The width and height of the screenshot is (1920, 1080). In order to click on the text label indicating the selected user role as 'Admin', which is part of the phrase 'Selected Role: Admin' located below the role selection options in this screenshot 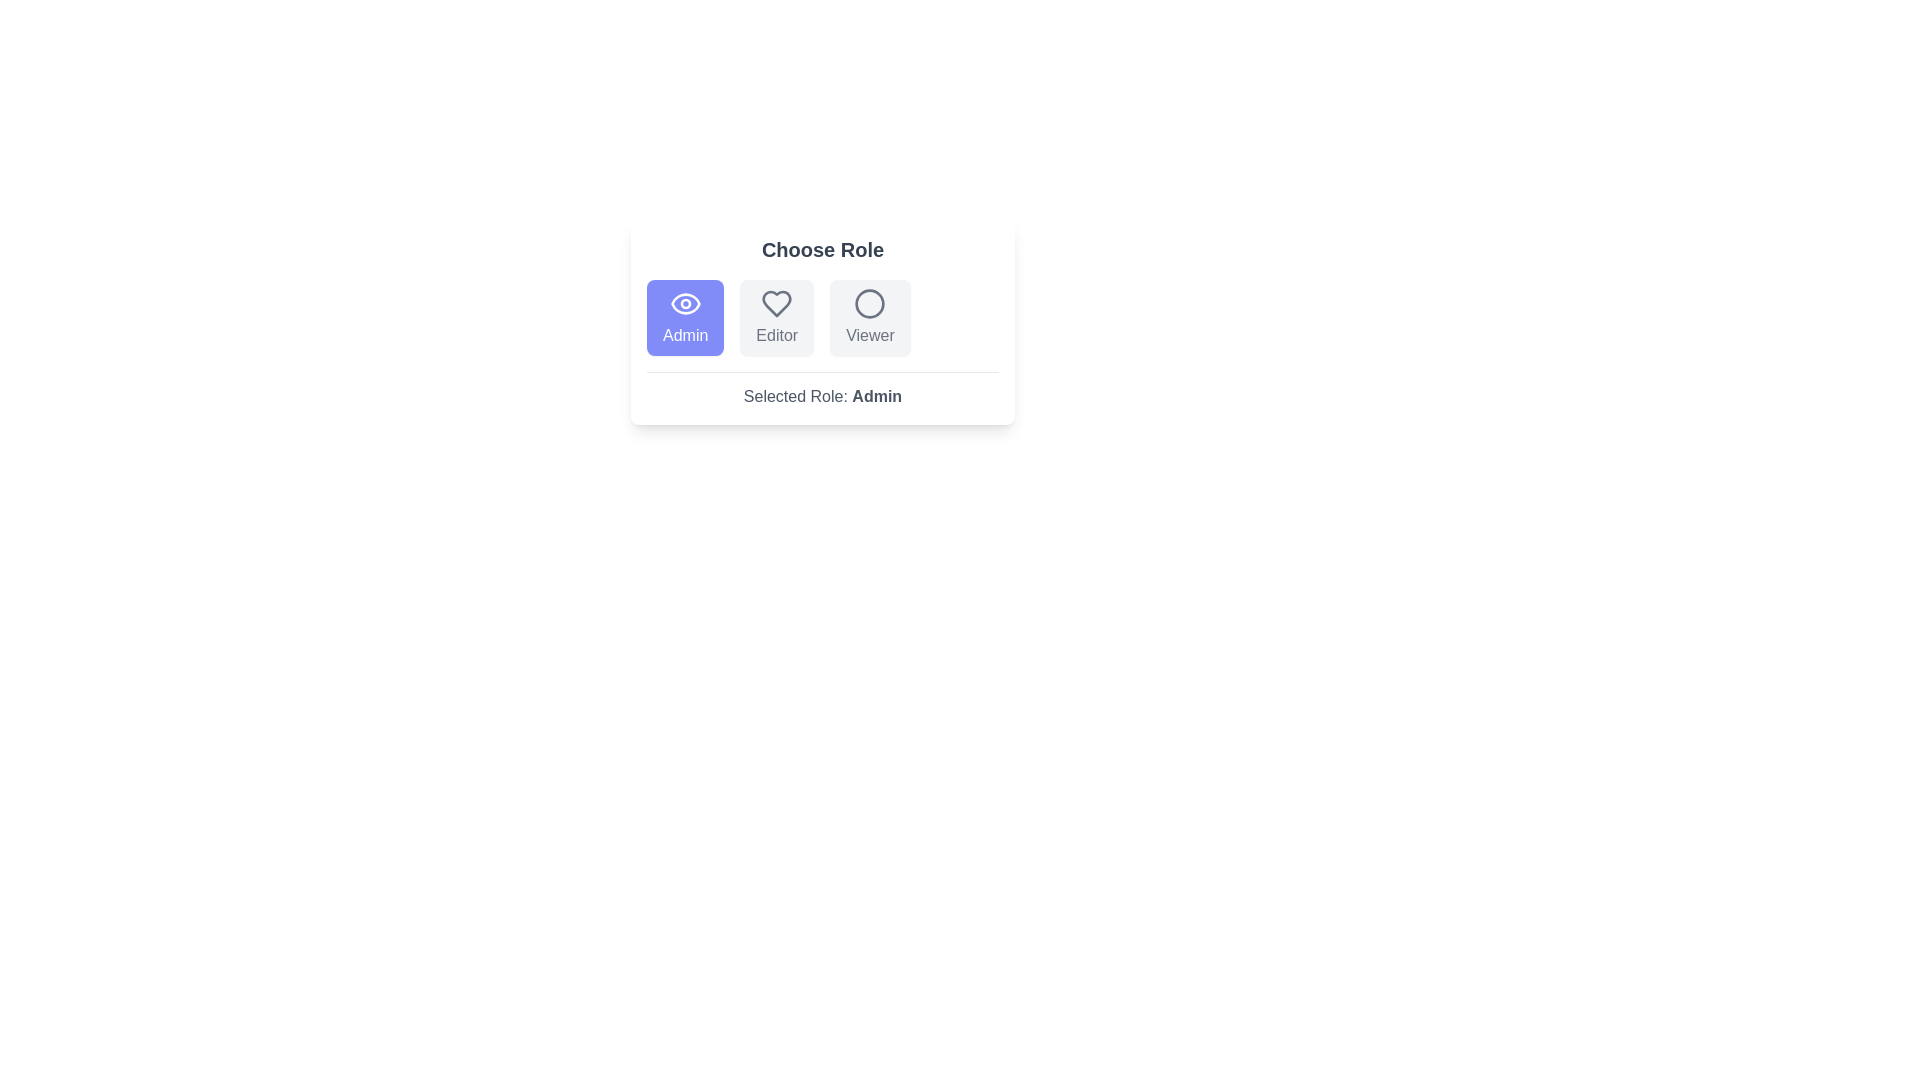, I will do `click(877, 396)`.